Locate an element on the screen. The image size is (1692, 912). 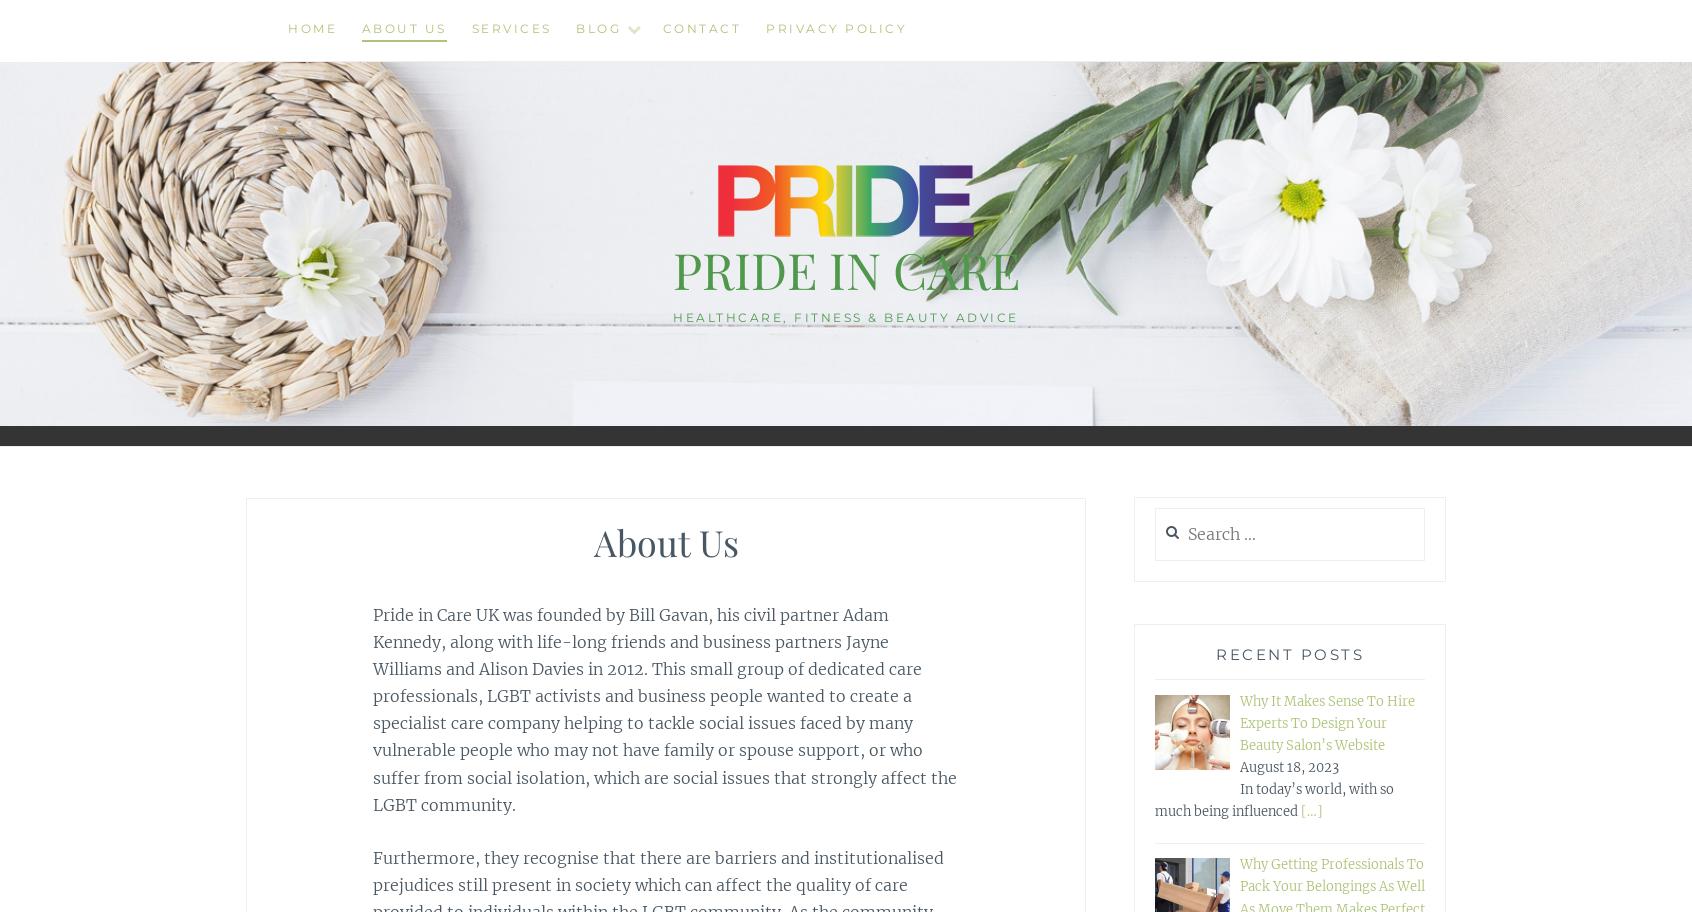
'About Us' is located at coordinates (403, 28).